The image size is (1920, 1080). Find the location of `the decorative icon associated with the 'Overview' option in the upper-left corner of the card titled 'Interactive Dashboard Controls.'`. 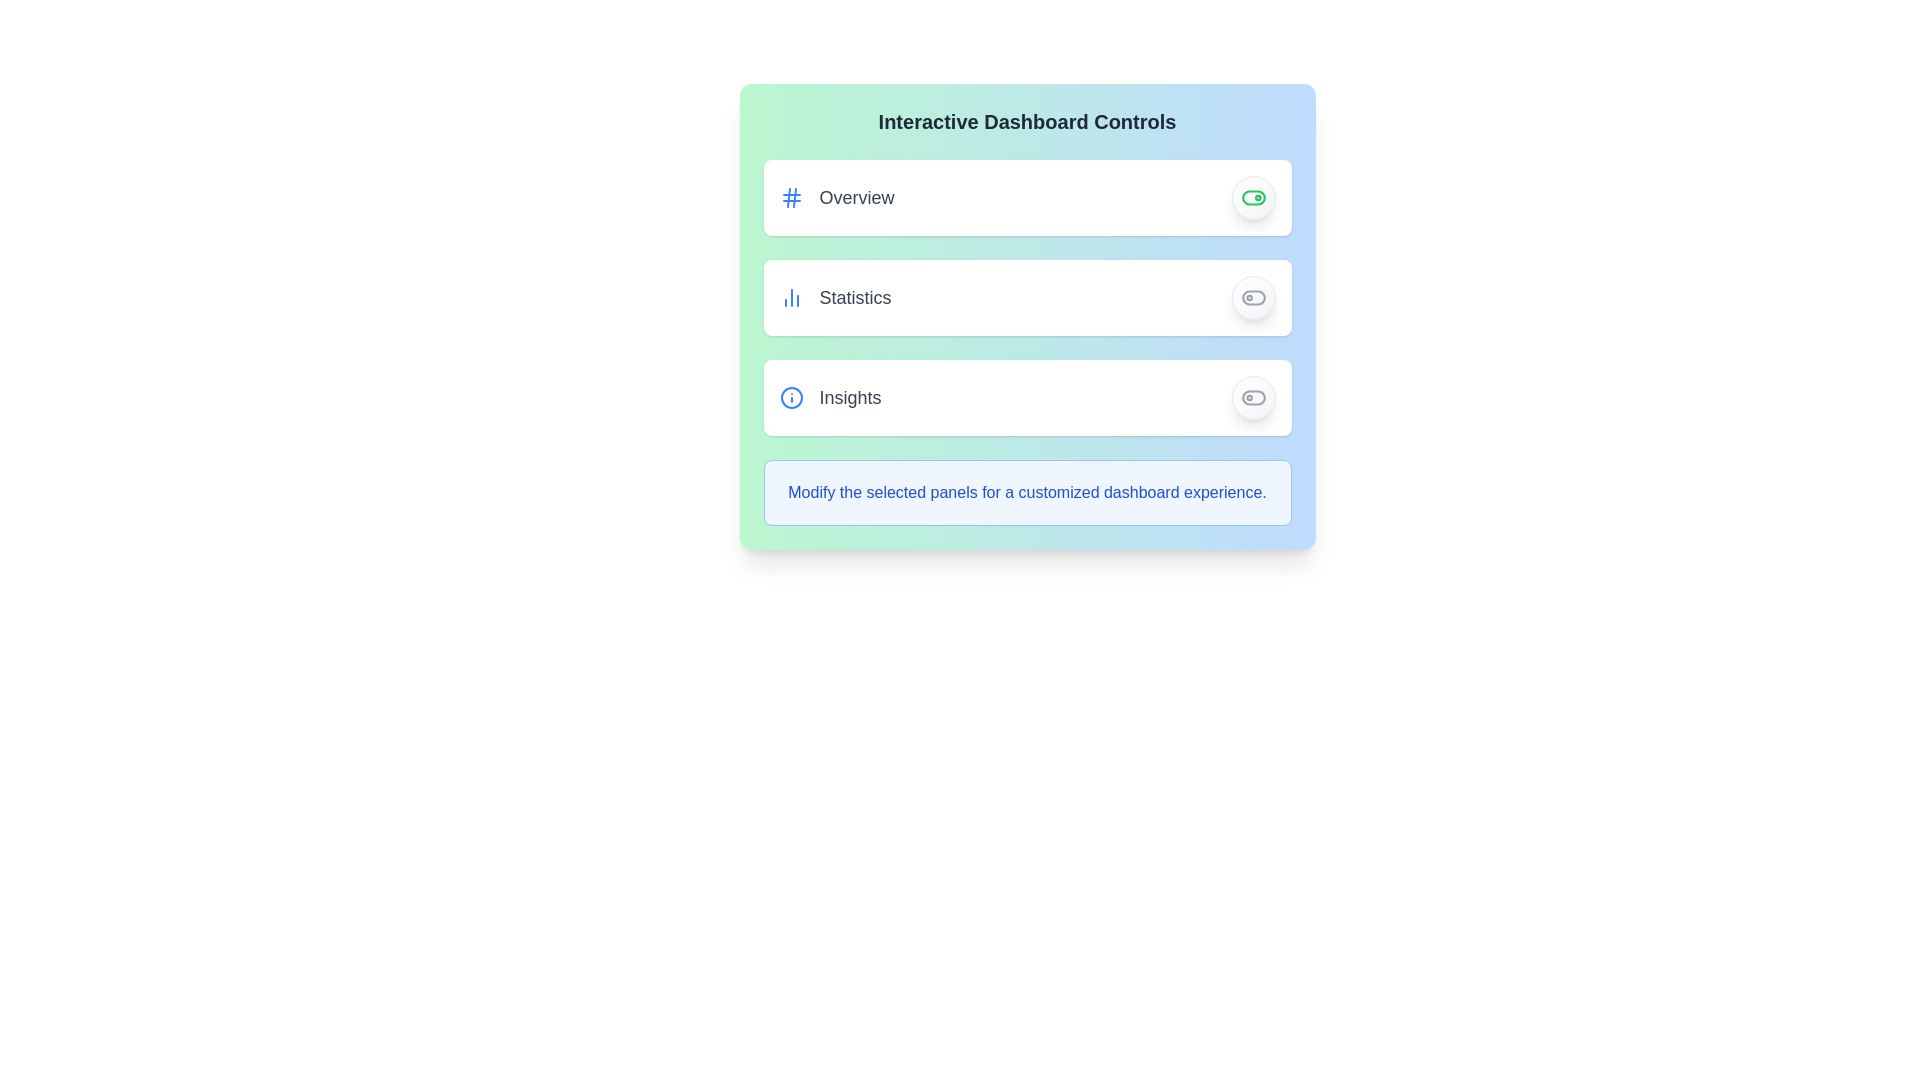

the decorative icon associated with the 'Overview' option in the upper-left corner of the card titled 'Interactive Dashboard Controls.' is located at coordinates (790, 197).